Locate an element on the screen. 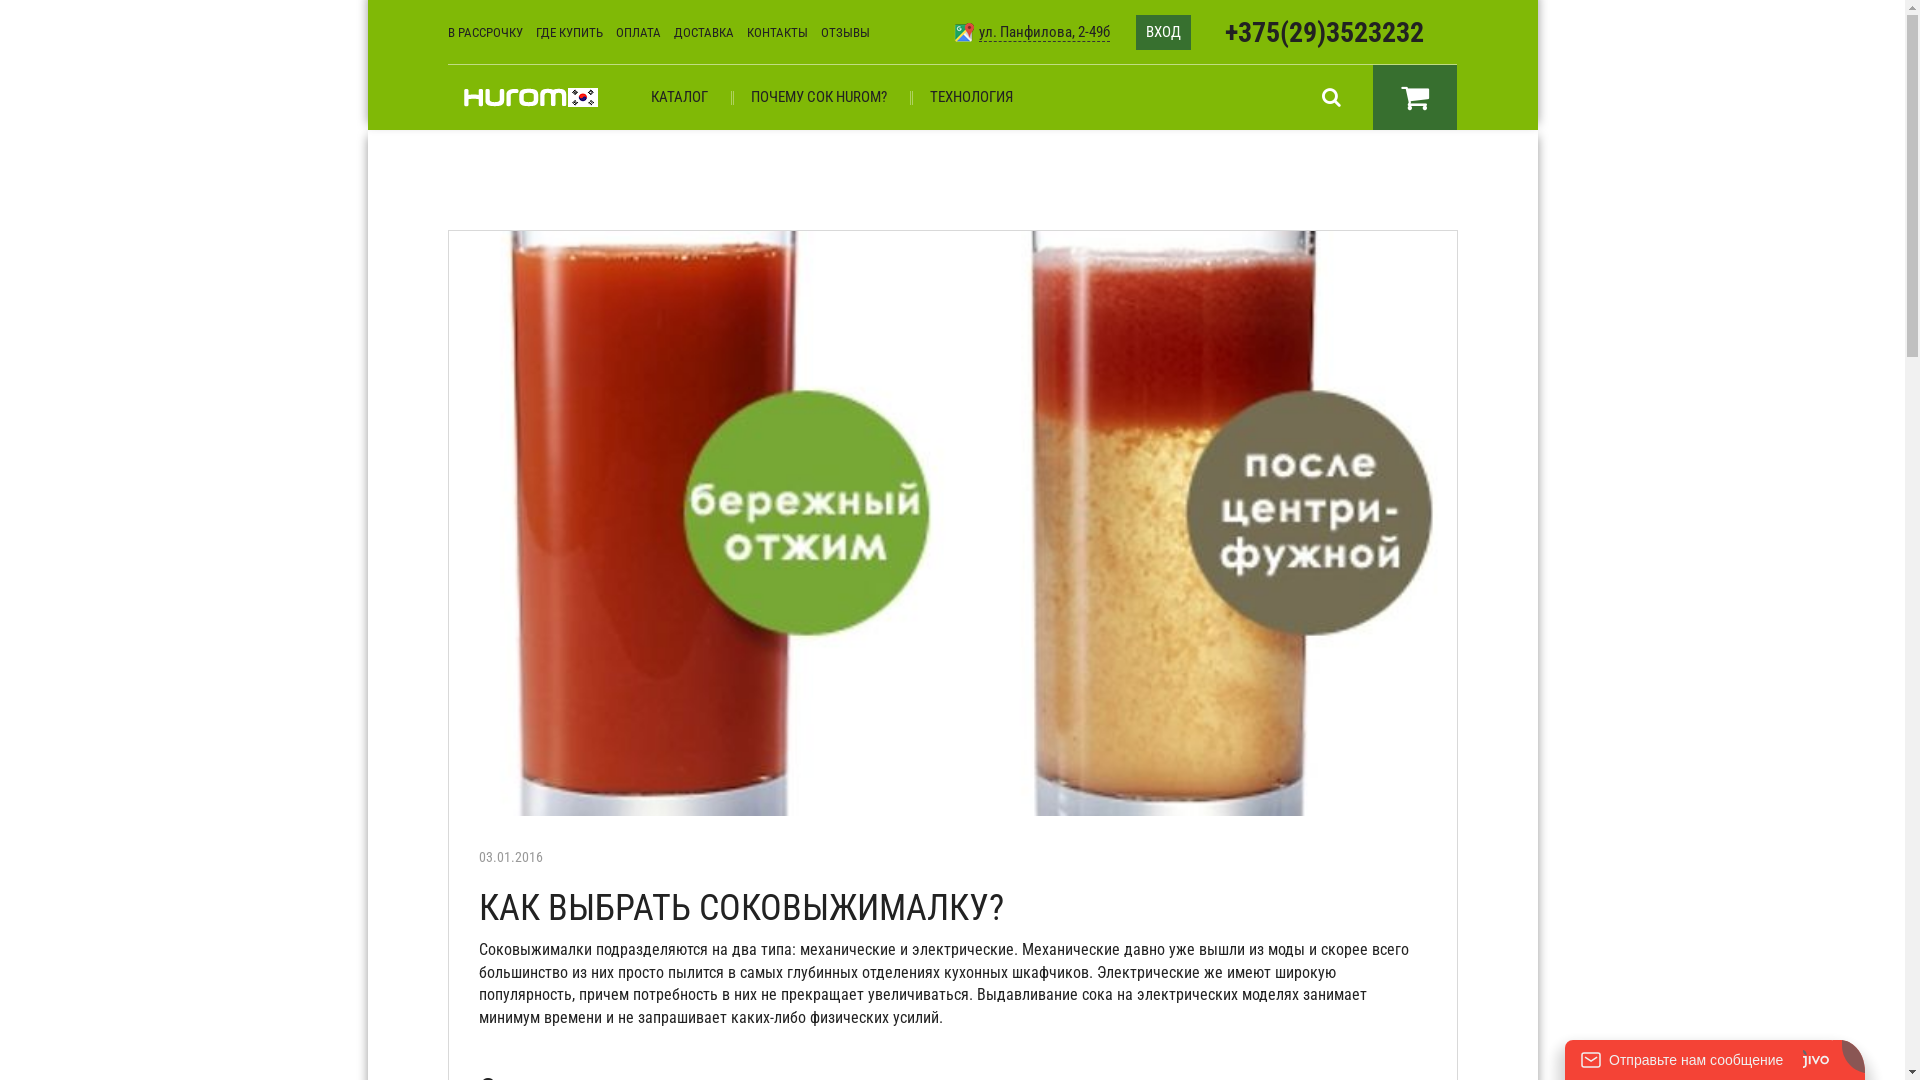 This screenshot has height=1080, width=1920. '+375(29)3523232' is located at coordinates (1223, 32).